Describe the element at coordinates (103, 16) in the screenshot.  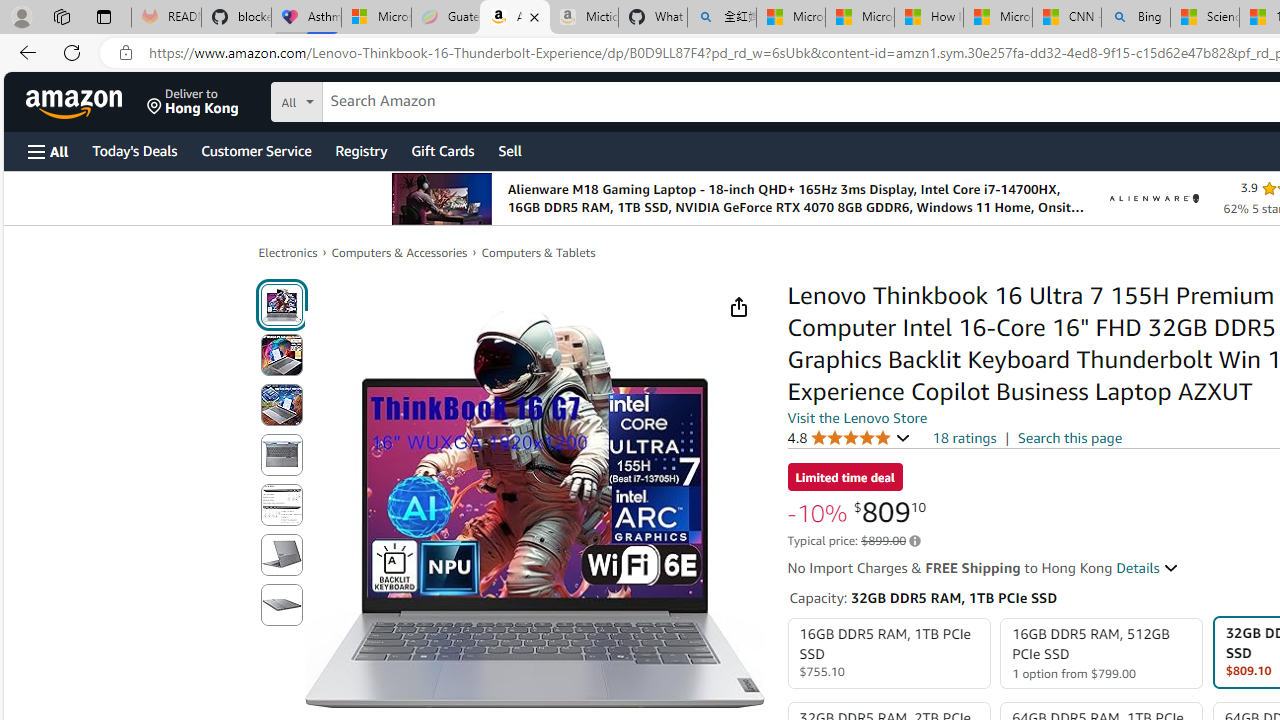
I see `'Tab actions menu'` at that location.